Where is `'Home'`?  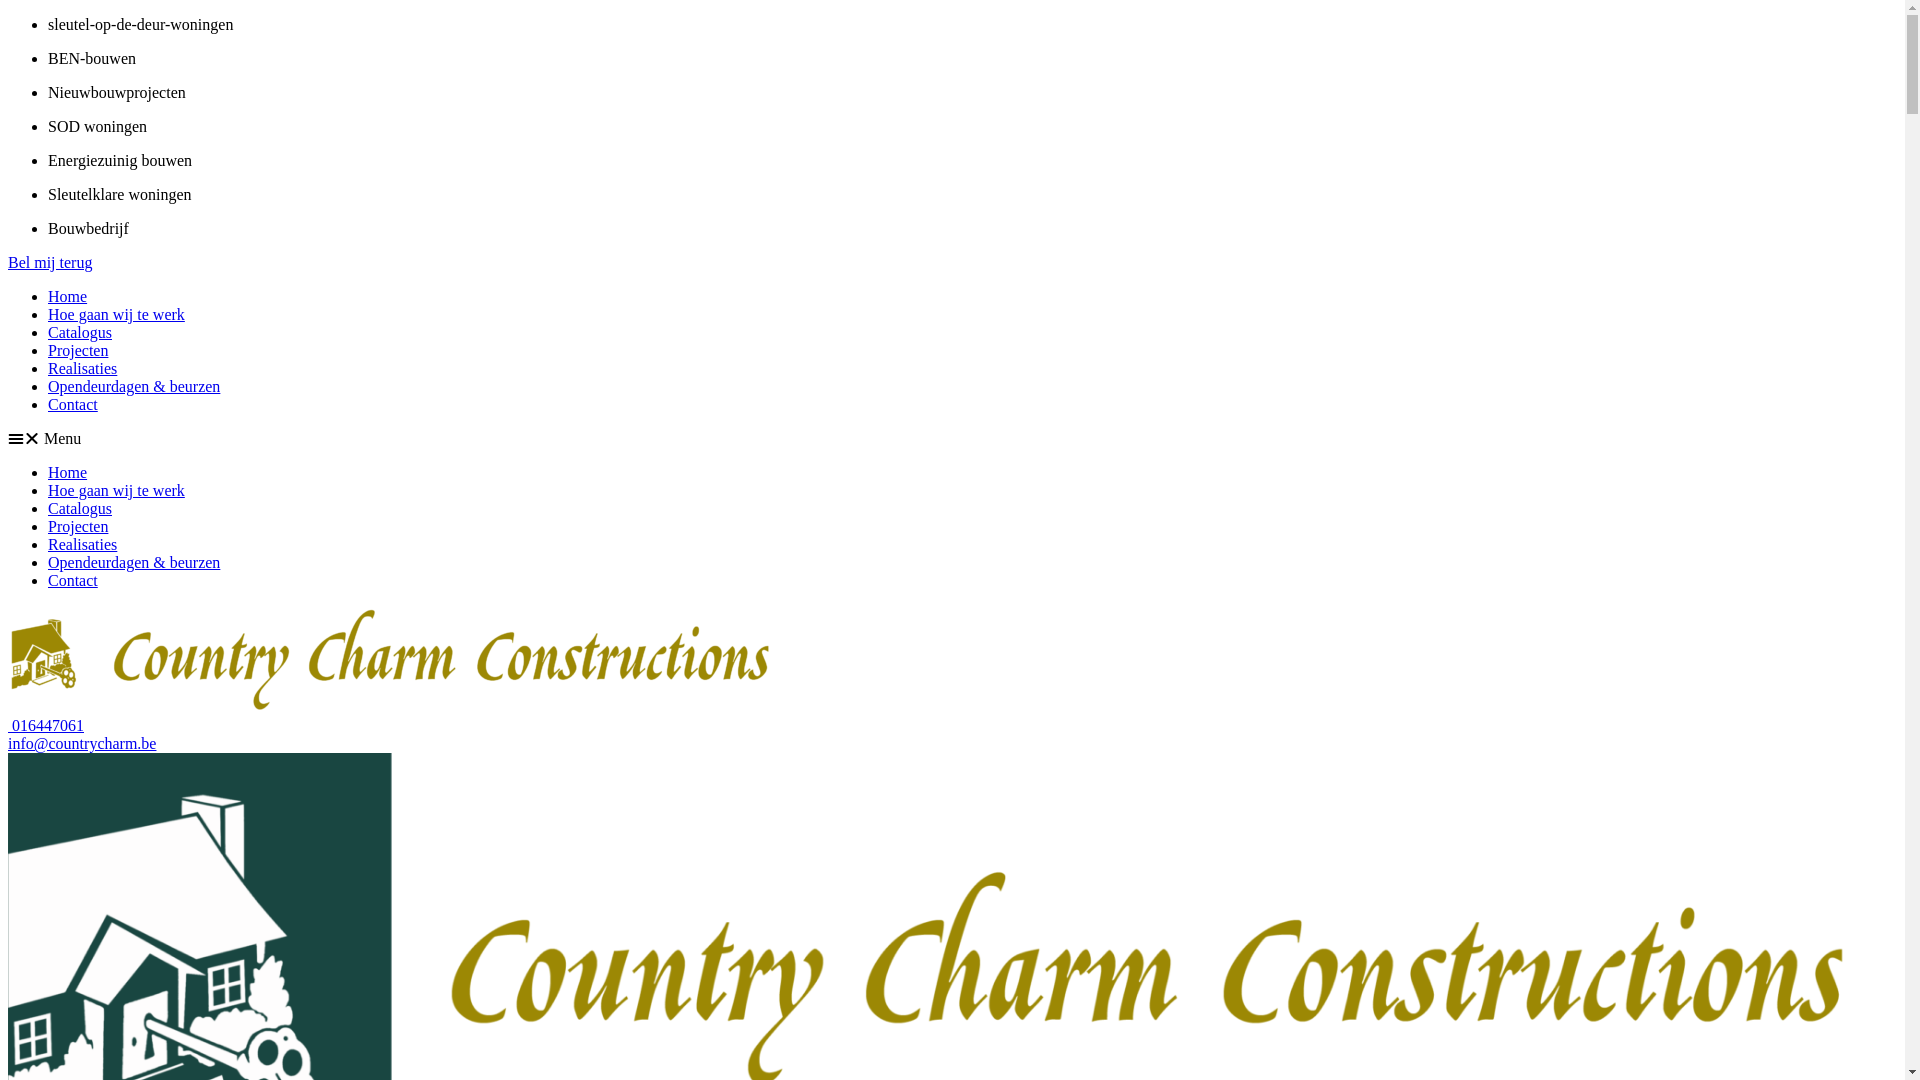
'Home' is located at coordinates (67, 472).